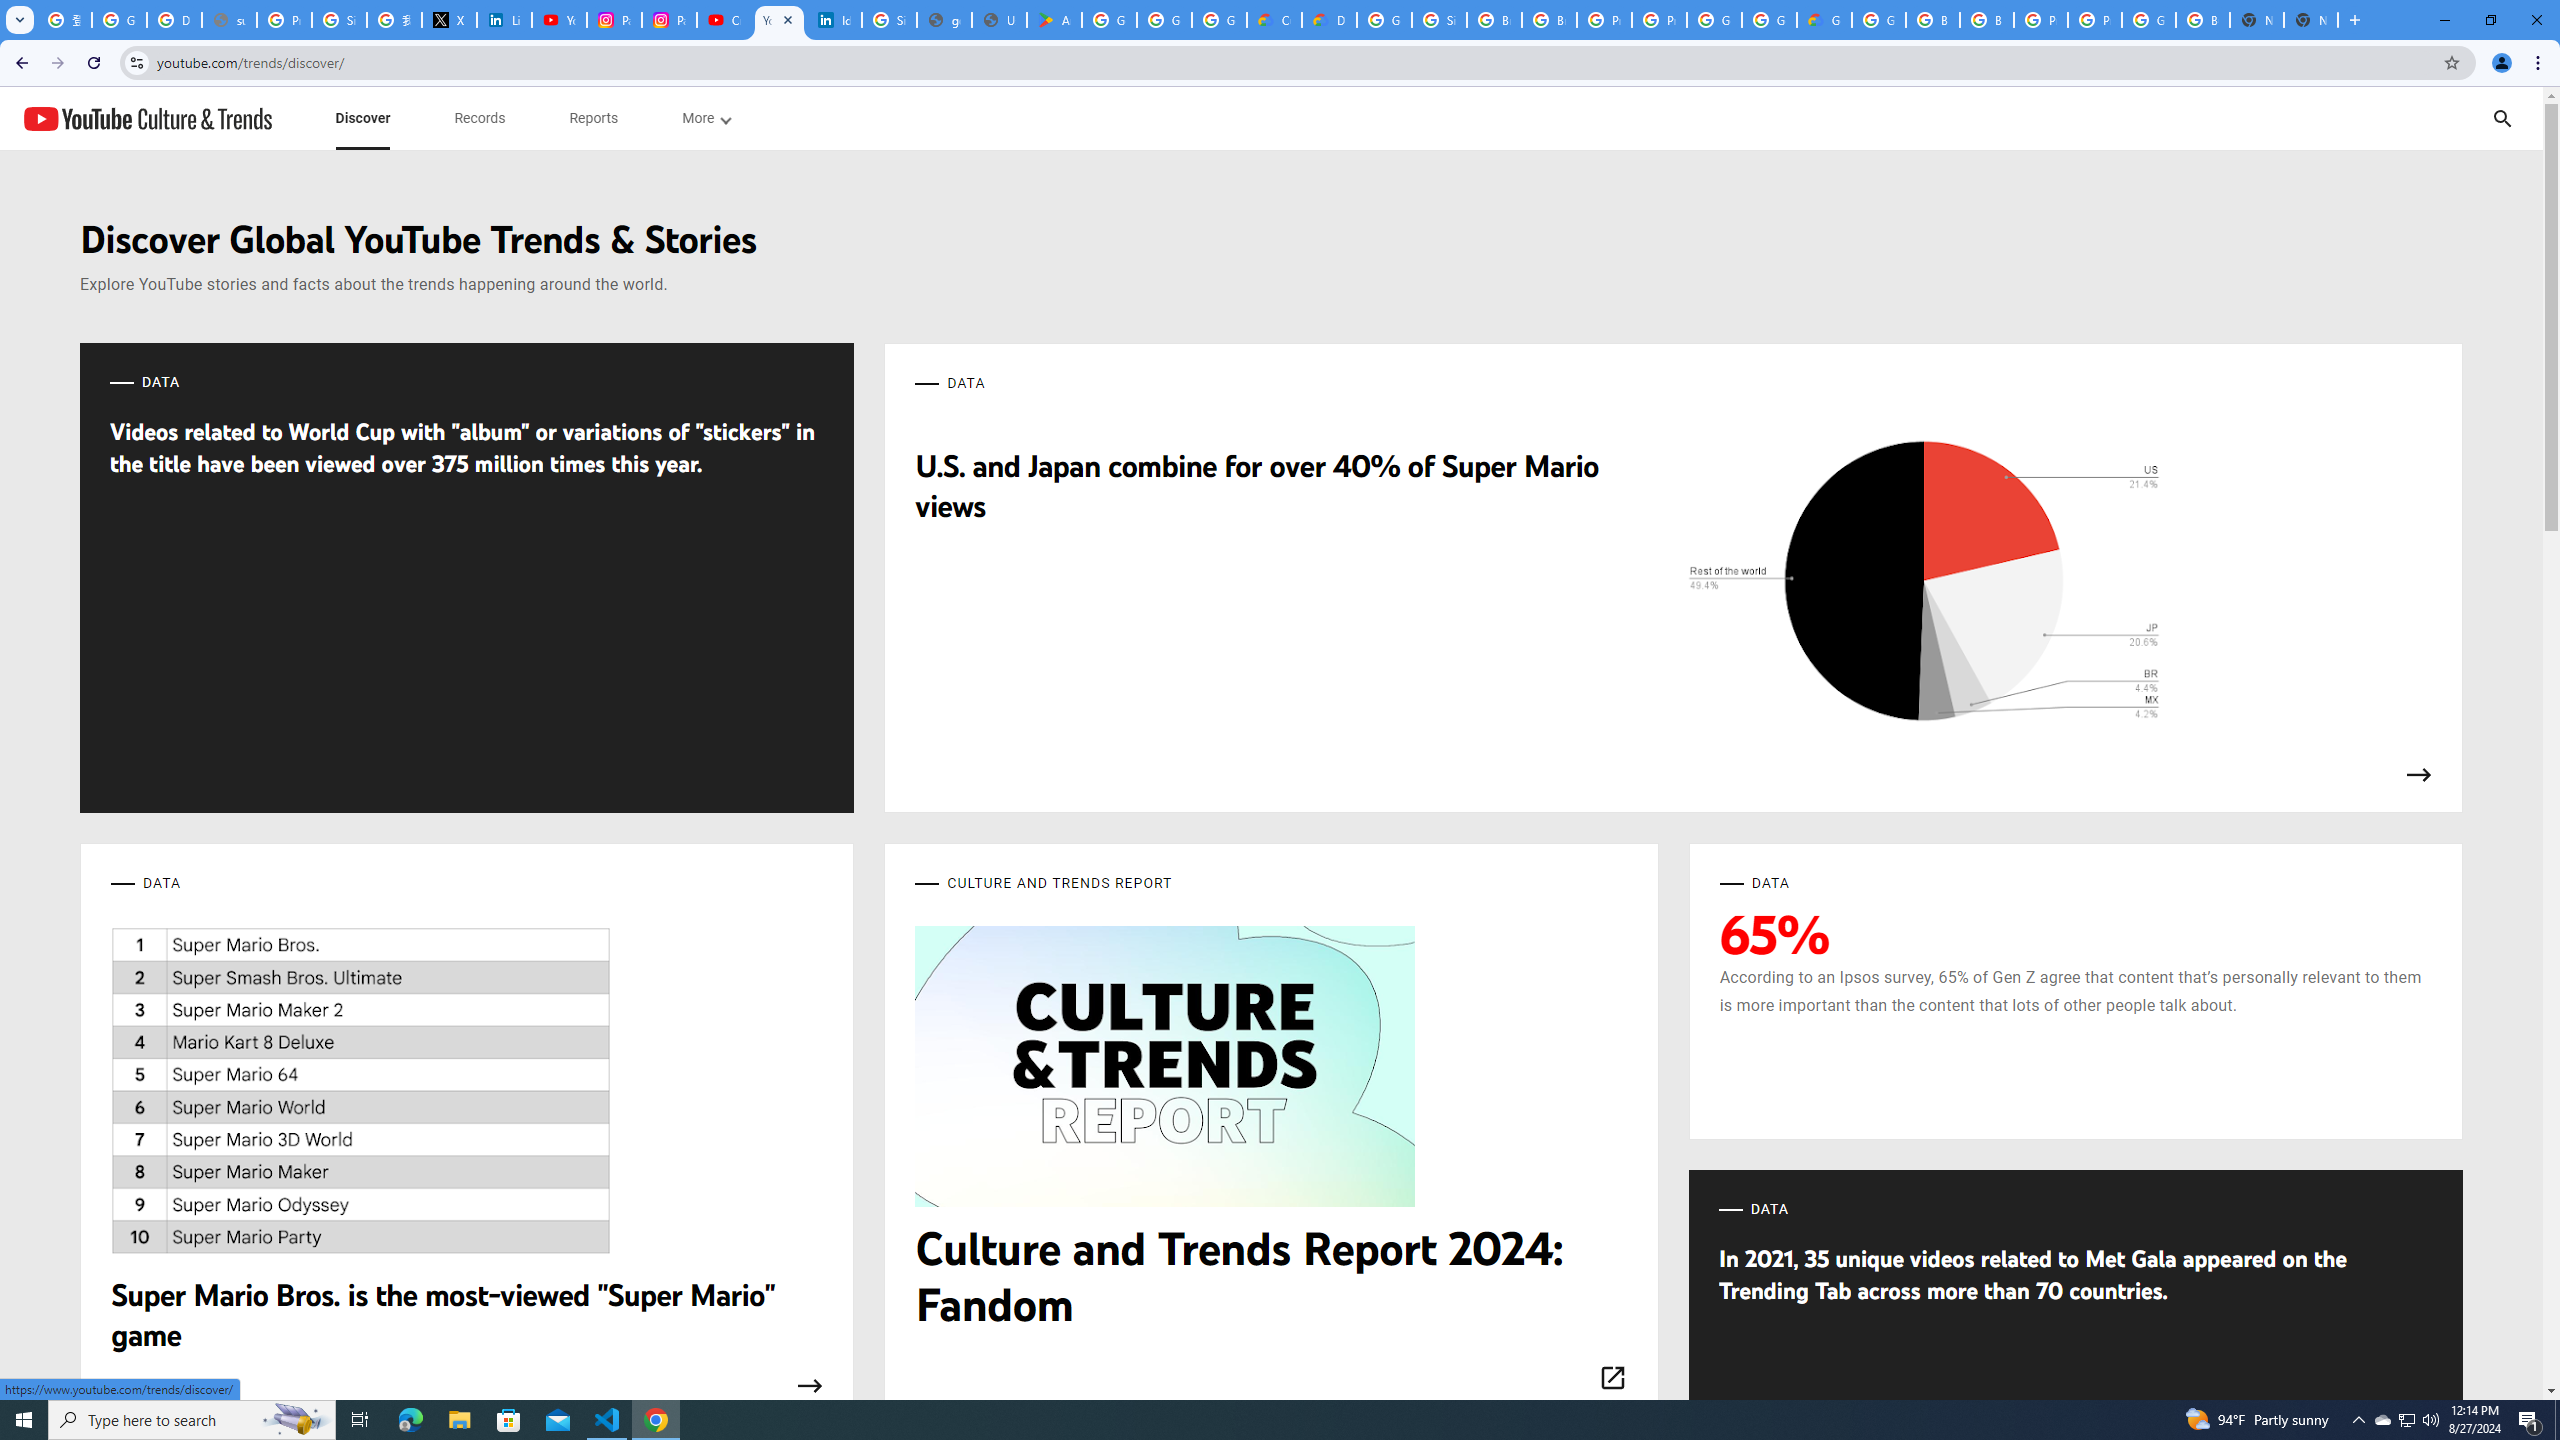 This screenshot has width=2560, height=1440. What do you see at coordinates (1163, 19) in the screenshot?
I see `'Google Workspace - Specific Terms'` at bounding box center [1163, 19].